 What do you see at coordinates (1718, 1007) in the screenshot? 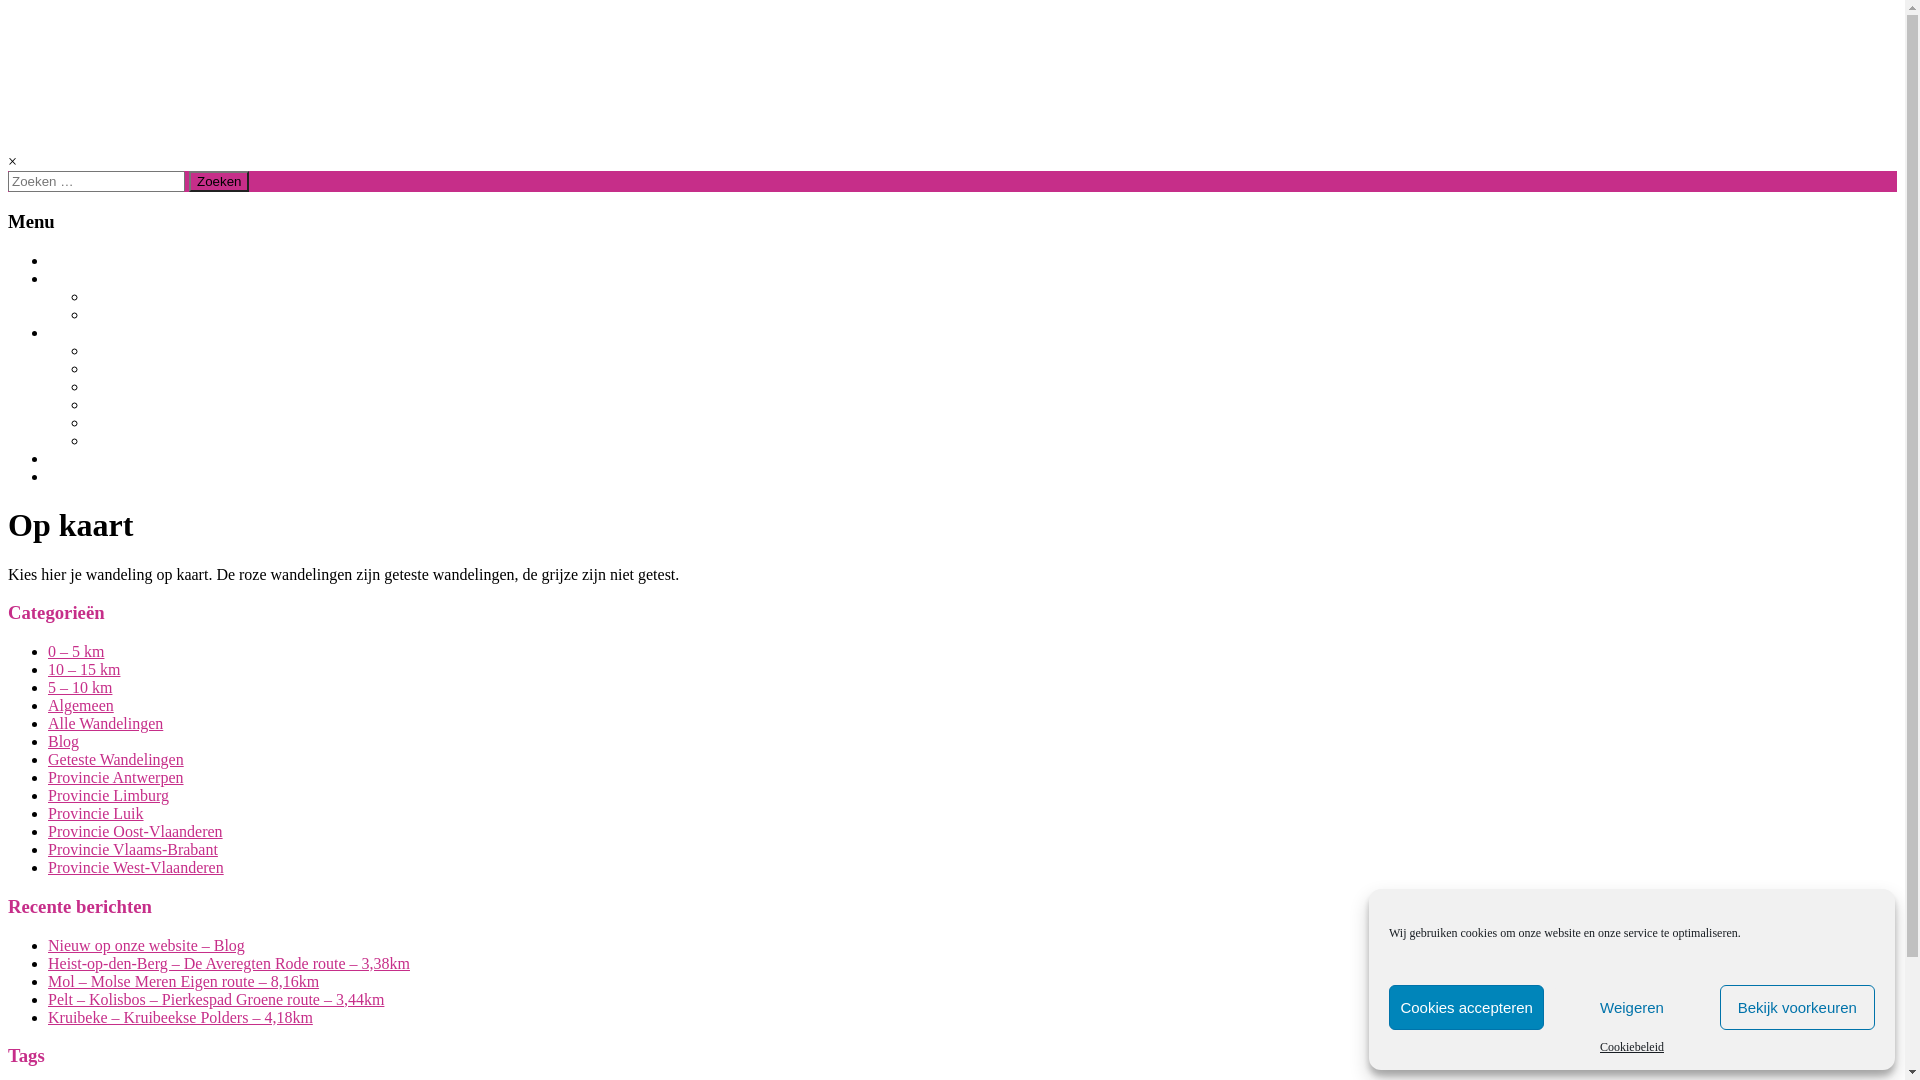
I see `'Bekijk voorkeuren'` at bounding box center [1718, 1007].